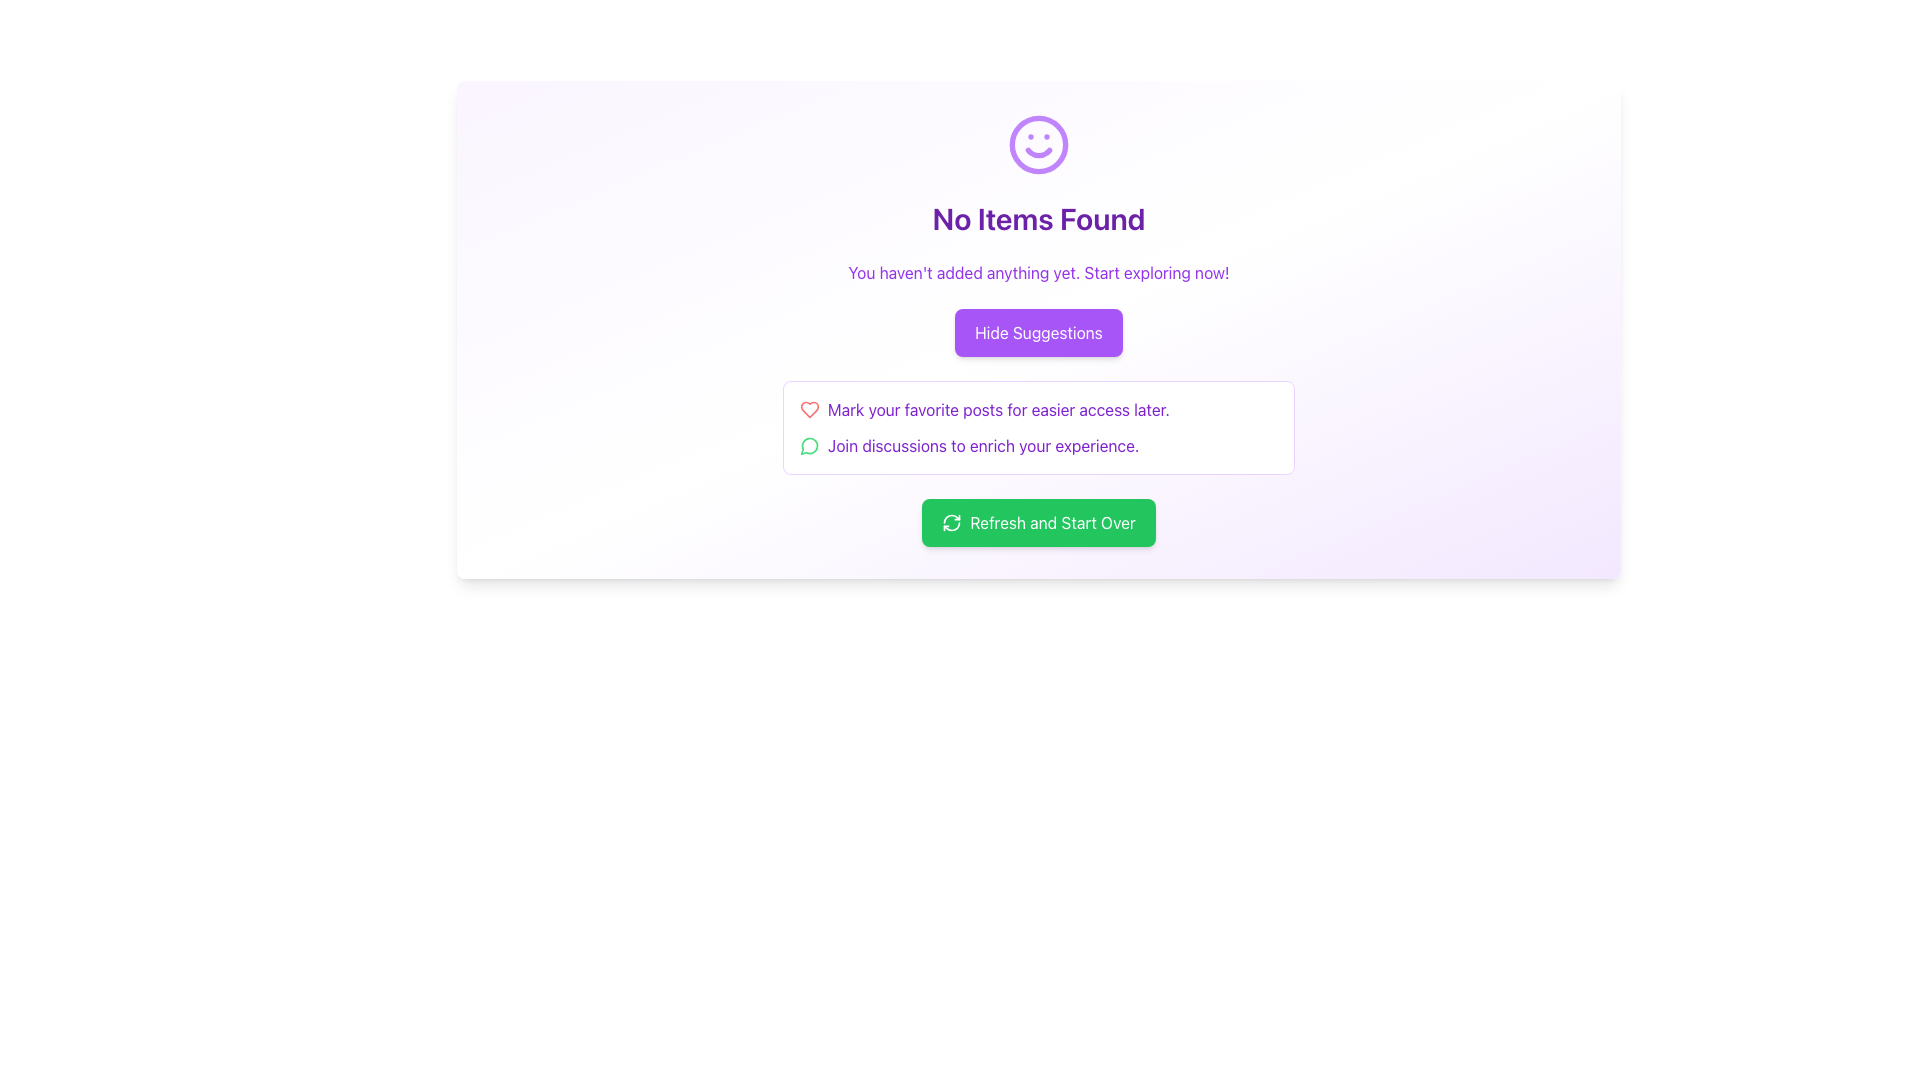 The height and width of the screenshot is (1080, 1920). What do you see at coordinates (1038, 152) in the screenshot?
I see `the curved line forming the smile within the circular face icon at the top center of the interface` at bounding box center [1038, 152].